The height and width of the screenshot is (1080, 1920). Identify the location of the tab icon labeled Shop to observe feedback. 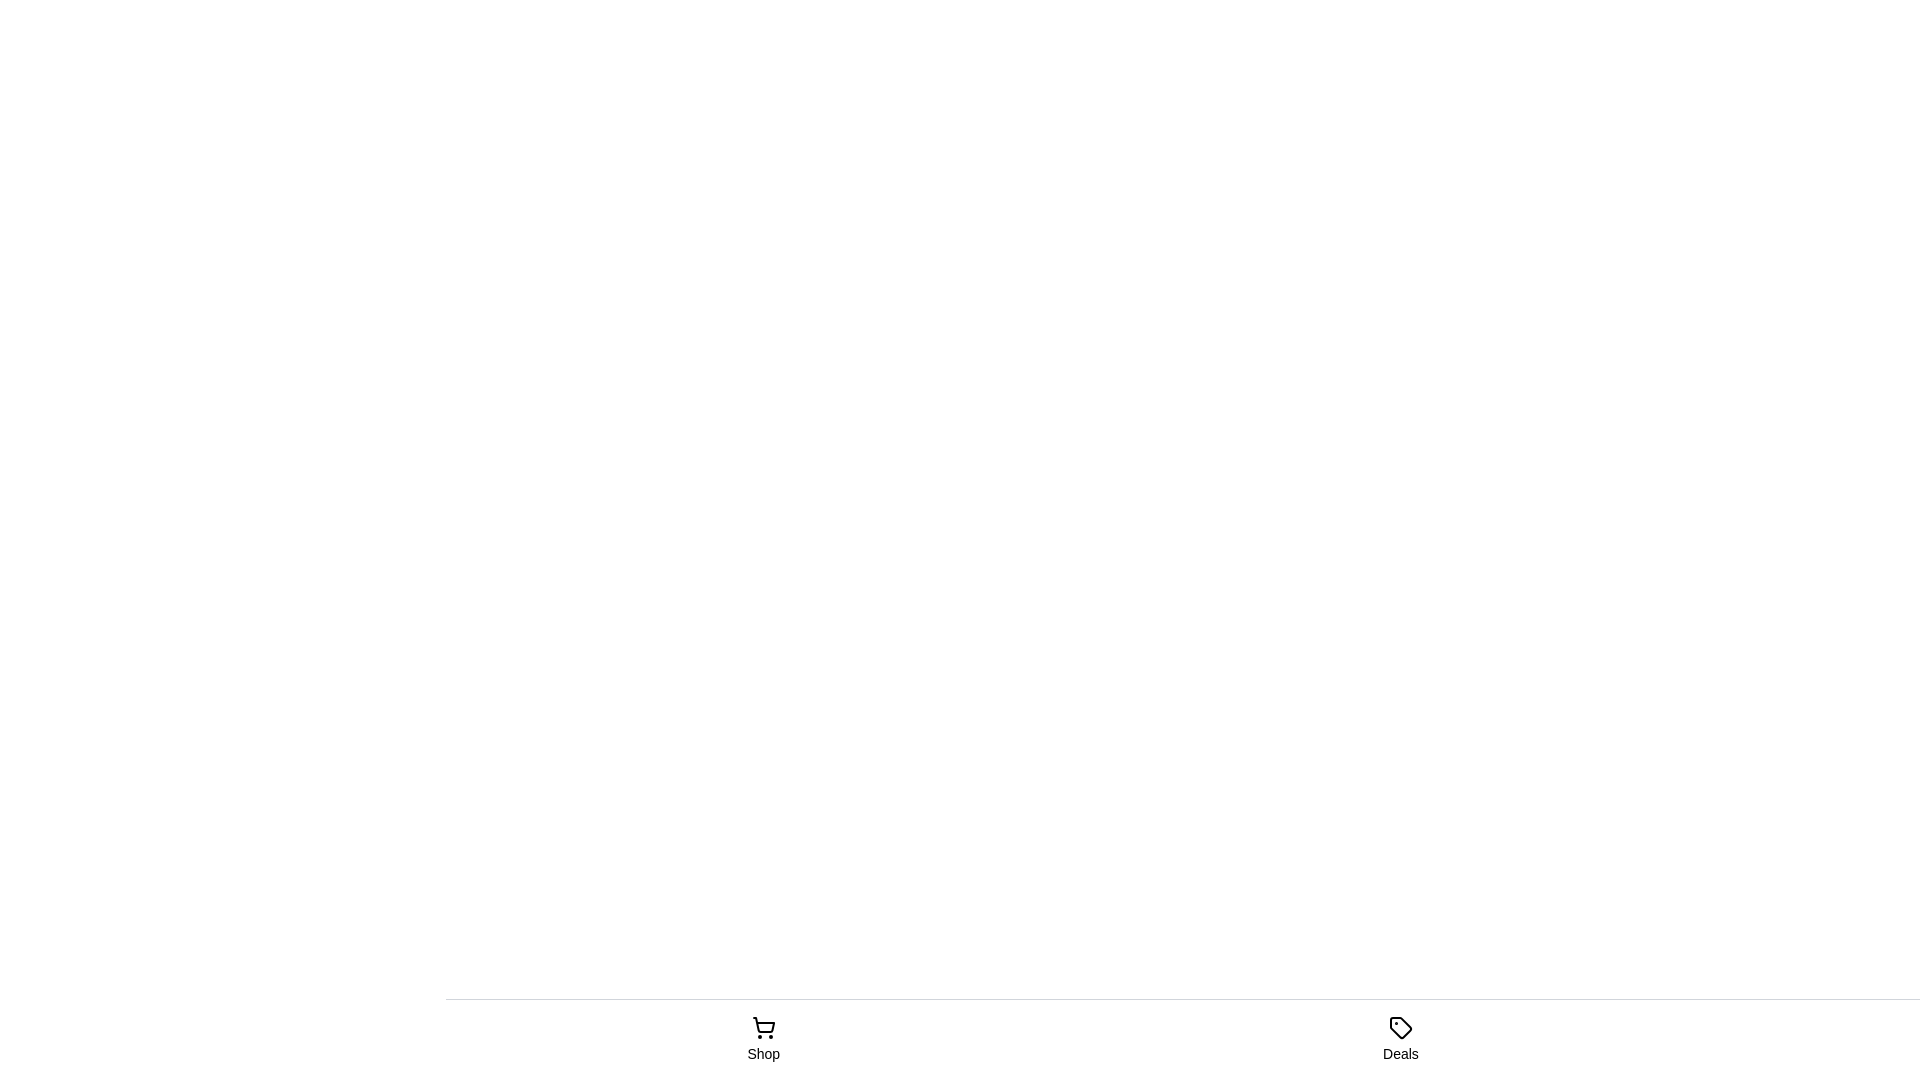
(762, 1039).